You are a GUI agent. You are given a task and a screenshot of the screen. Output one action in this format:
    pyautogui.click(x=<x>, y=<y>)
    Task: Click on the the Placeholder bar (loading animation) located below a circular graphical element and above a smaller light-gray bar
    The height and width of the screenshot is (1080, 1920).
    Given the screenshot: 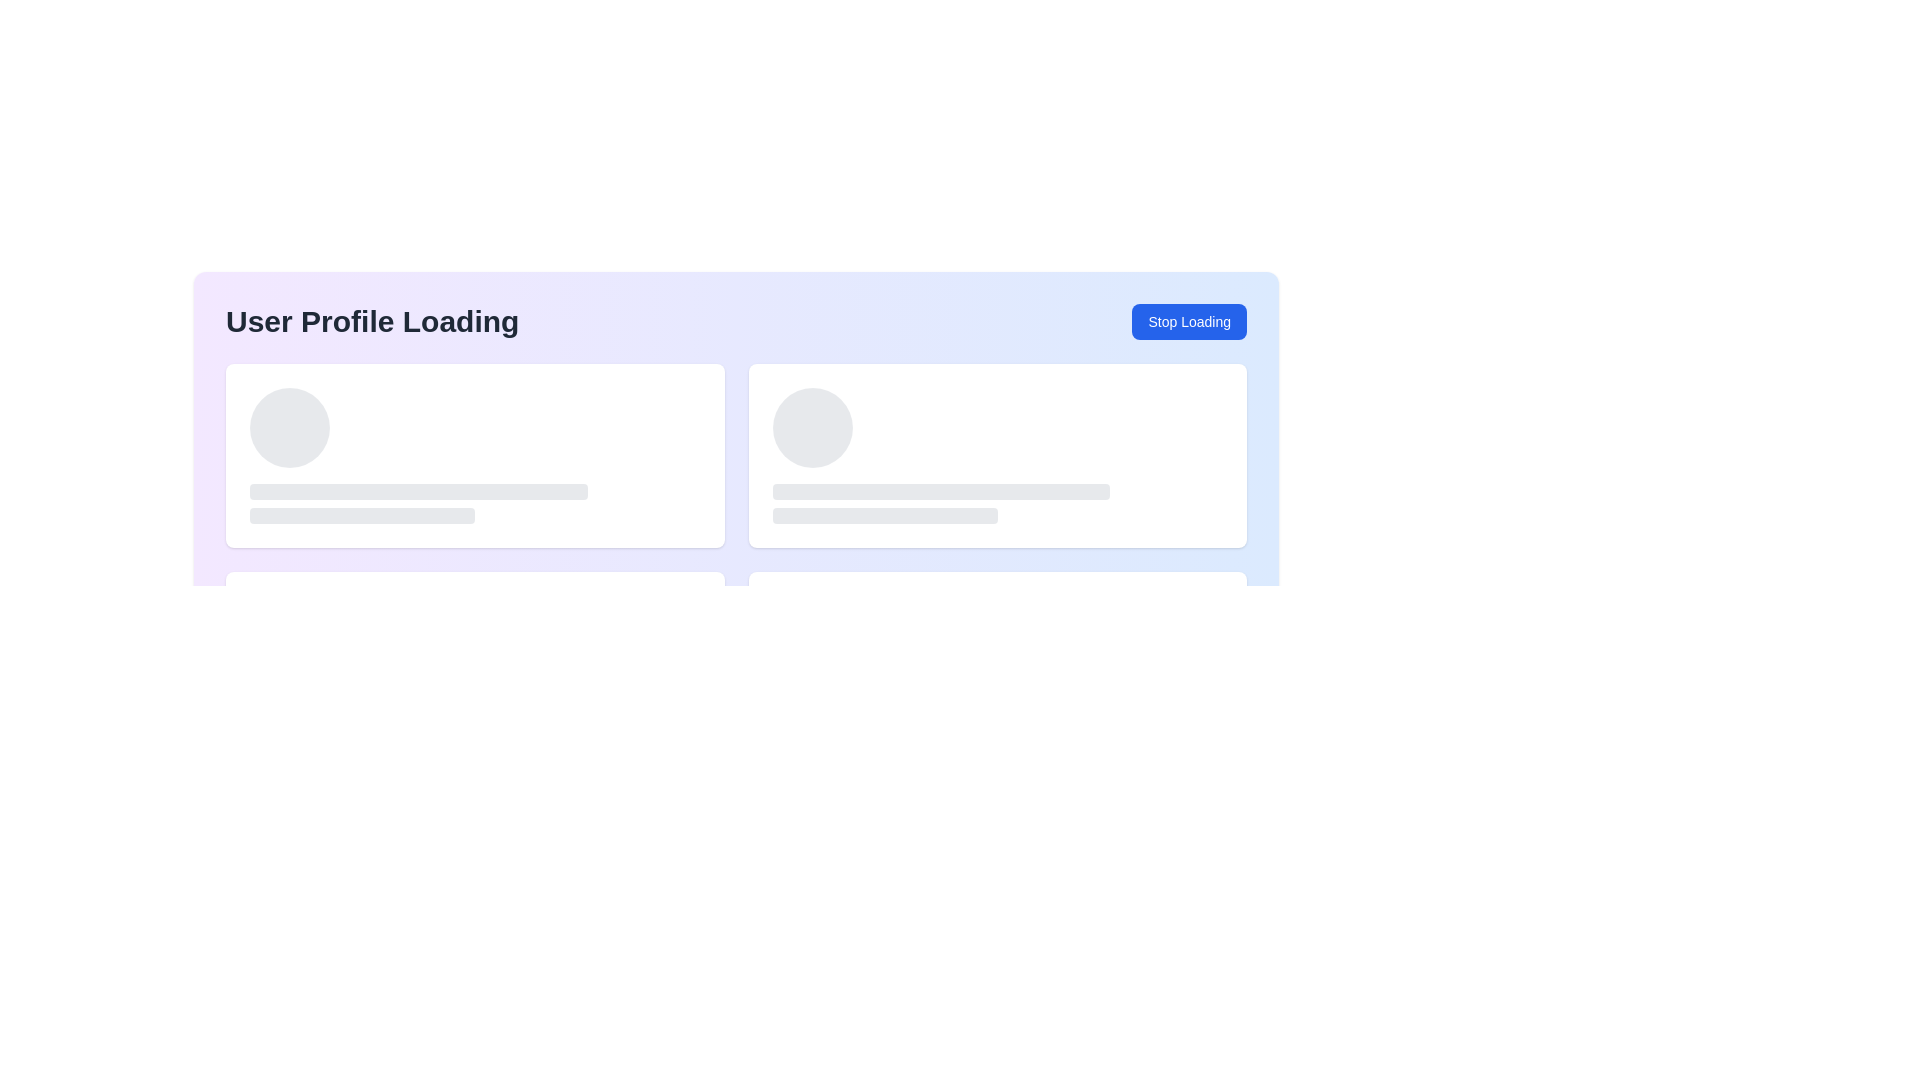 What is the action you would take?
    pyautogui.click(x=940, y=492)
    